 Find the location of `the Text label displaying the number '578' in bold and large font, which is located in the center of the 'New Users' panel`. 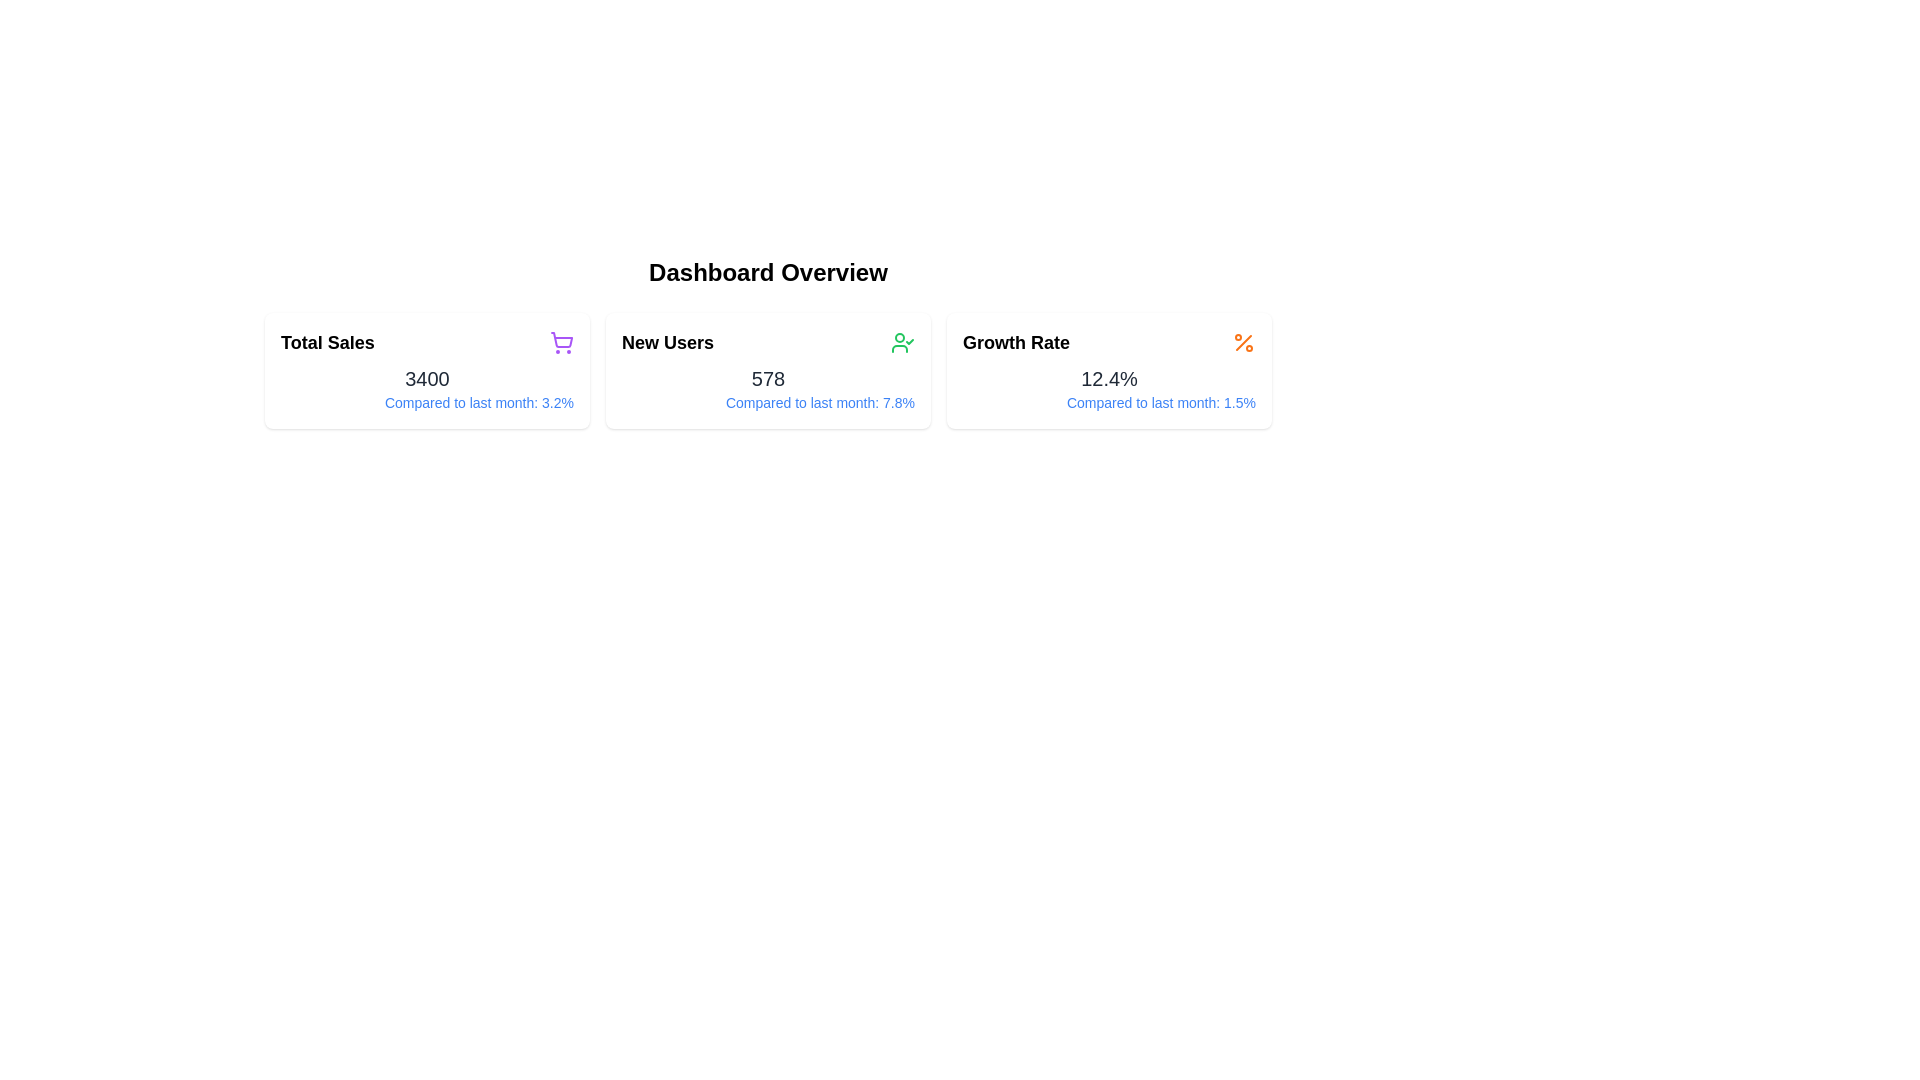

the Text label displaying the number '578' in bold and large font, which is located in the center of the 'New Users' panel is located at coordinates (767, 378).